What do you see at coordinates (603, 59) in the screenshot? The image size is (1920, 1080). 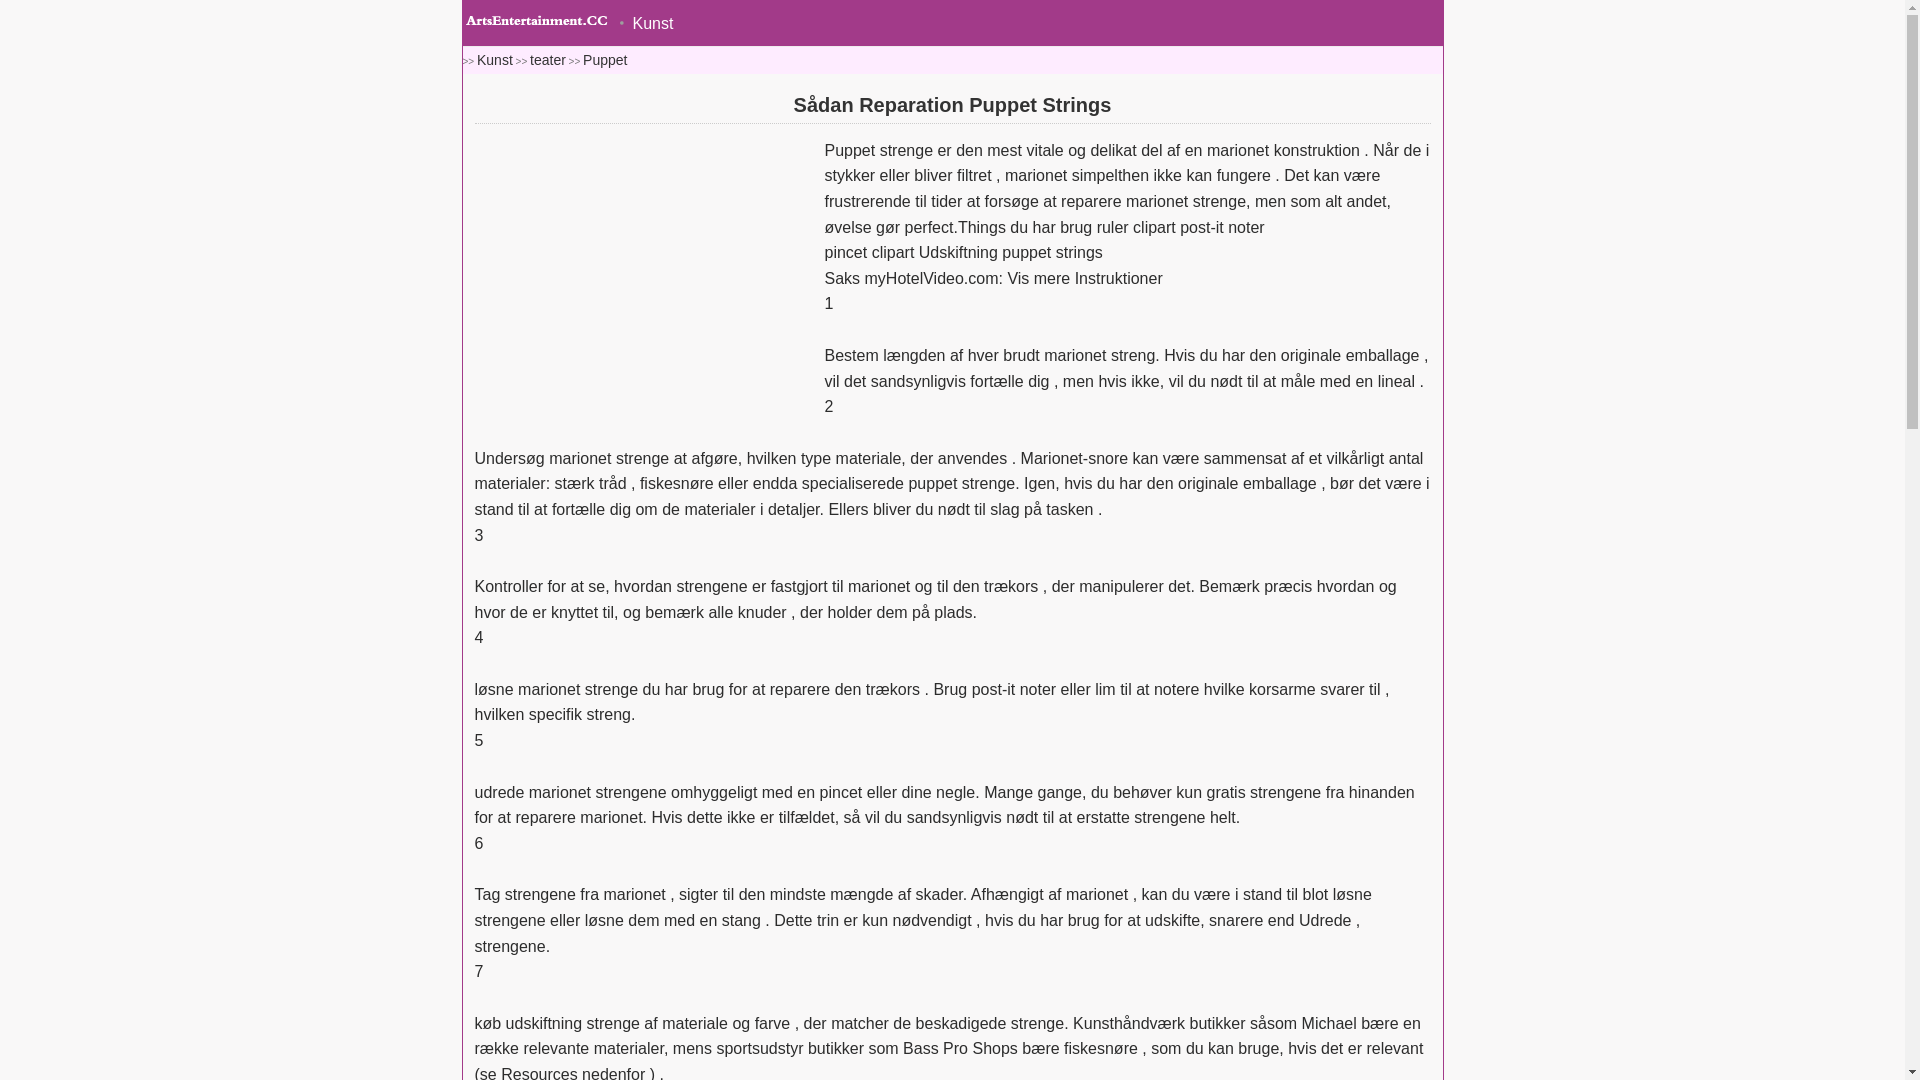 I see `'Puppet'` at bounding box center [603, 59].